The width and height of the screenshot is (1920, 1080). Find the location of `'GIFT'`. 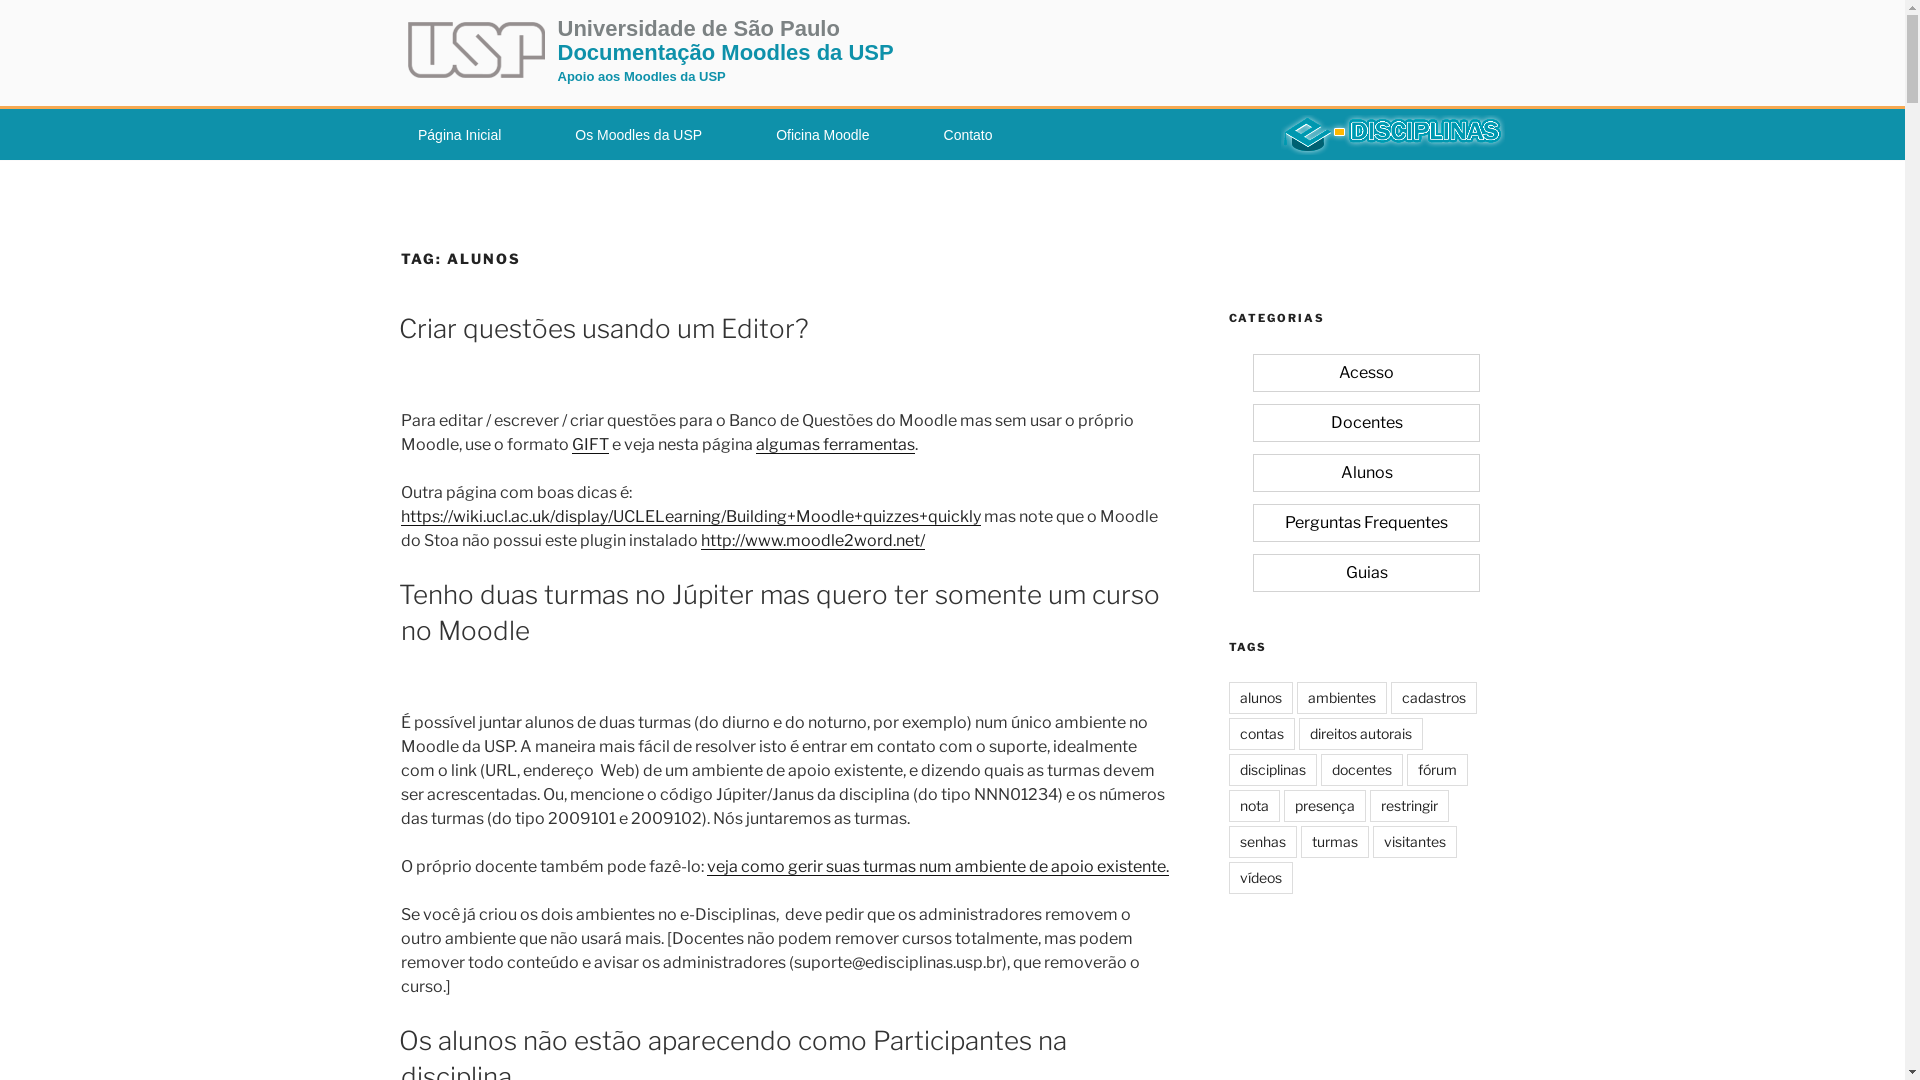

'GIFT' is located at coordinates (589, 443).